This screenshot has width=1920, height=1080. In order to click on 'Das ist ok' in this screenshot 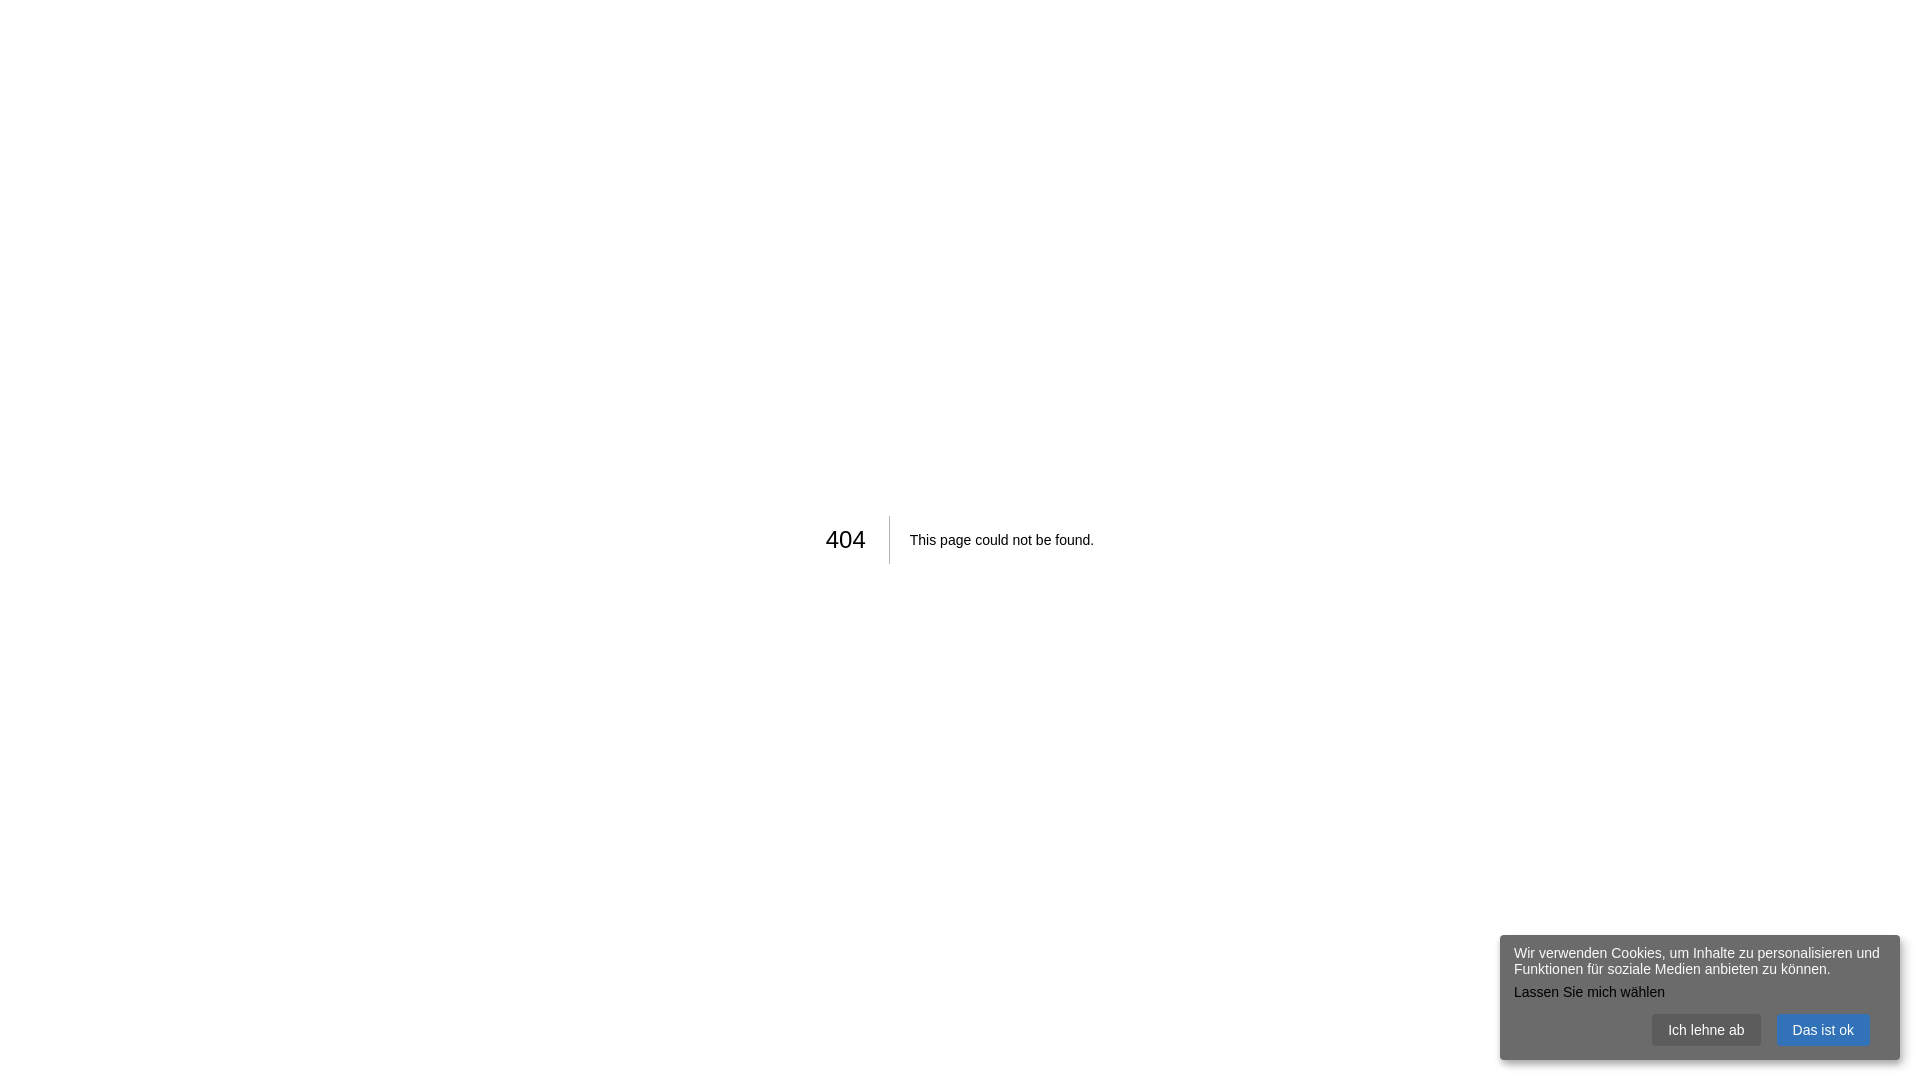, I will do `click(1776, 1029)`.